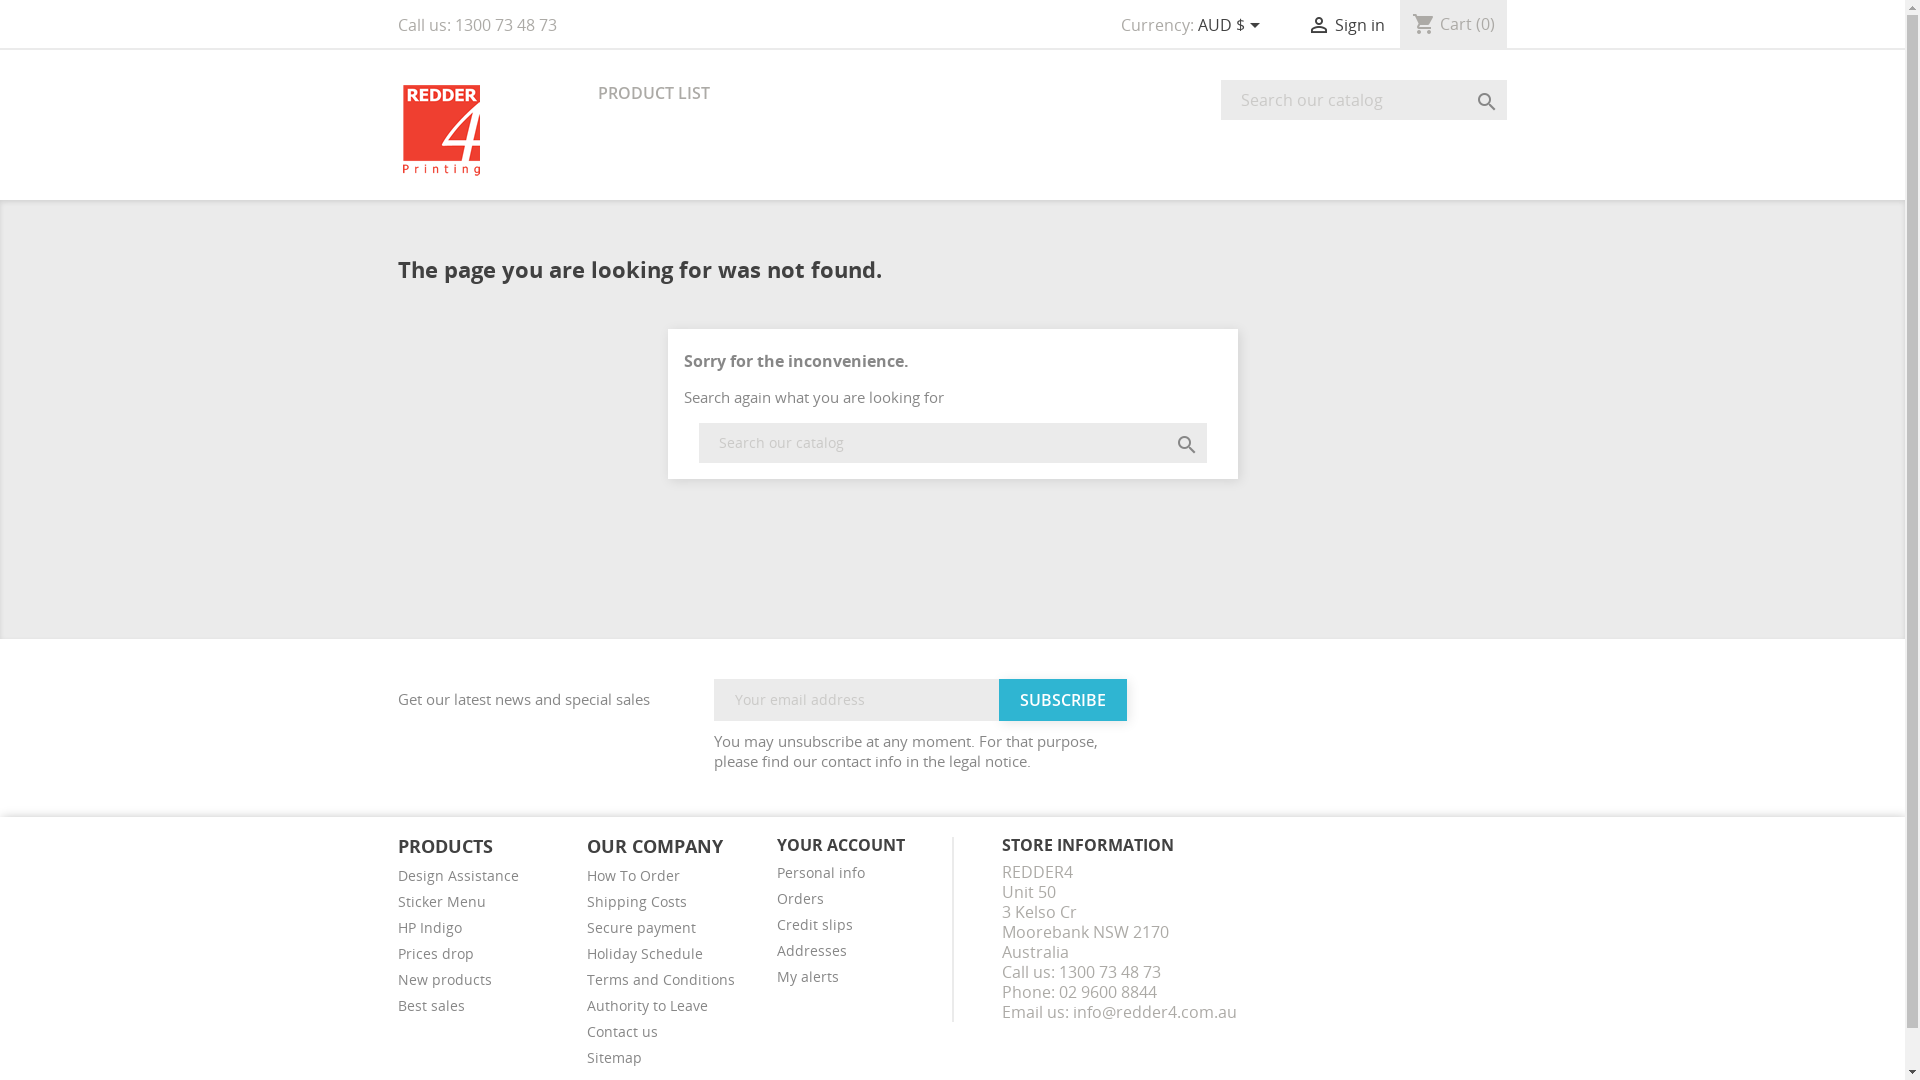 This screenshot has width=1920, height=1080. What do you see at coordinates (800, 897) in the screenshot?
I see `'Orders'` at bounding box center [800, 897].